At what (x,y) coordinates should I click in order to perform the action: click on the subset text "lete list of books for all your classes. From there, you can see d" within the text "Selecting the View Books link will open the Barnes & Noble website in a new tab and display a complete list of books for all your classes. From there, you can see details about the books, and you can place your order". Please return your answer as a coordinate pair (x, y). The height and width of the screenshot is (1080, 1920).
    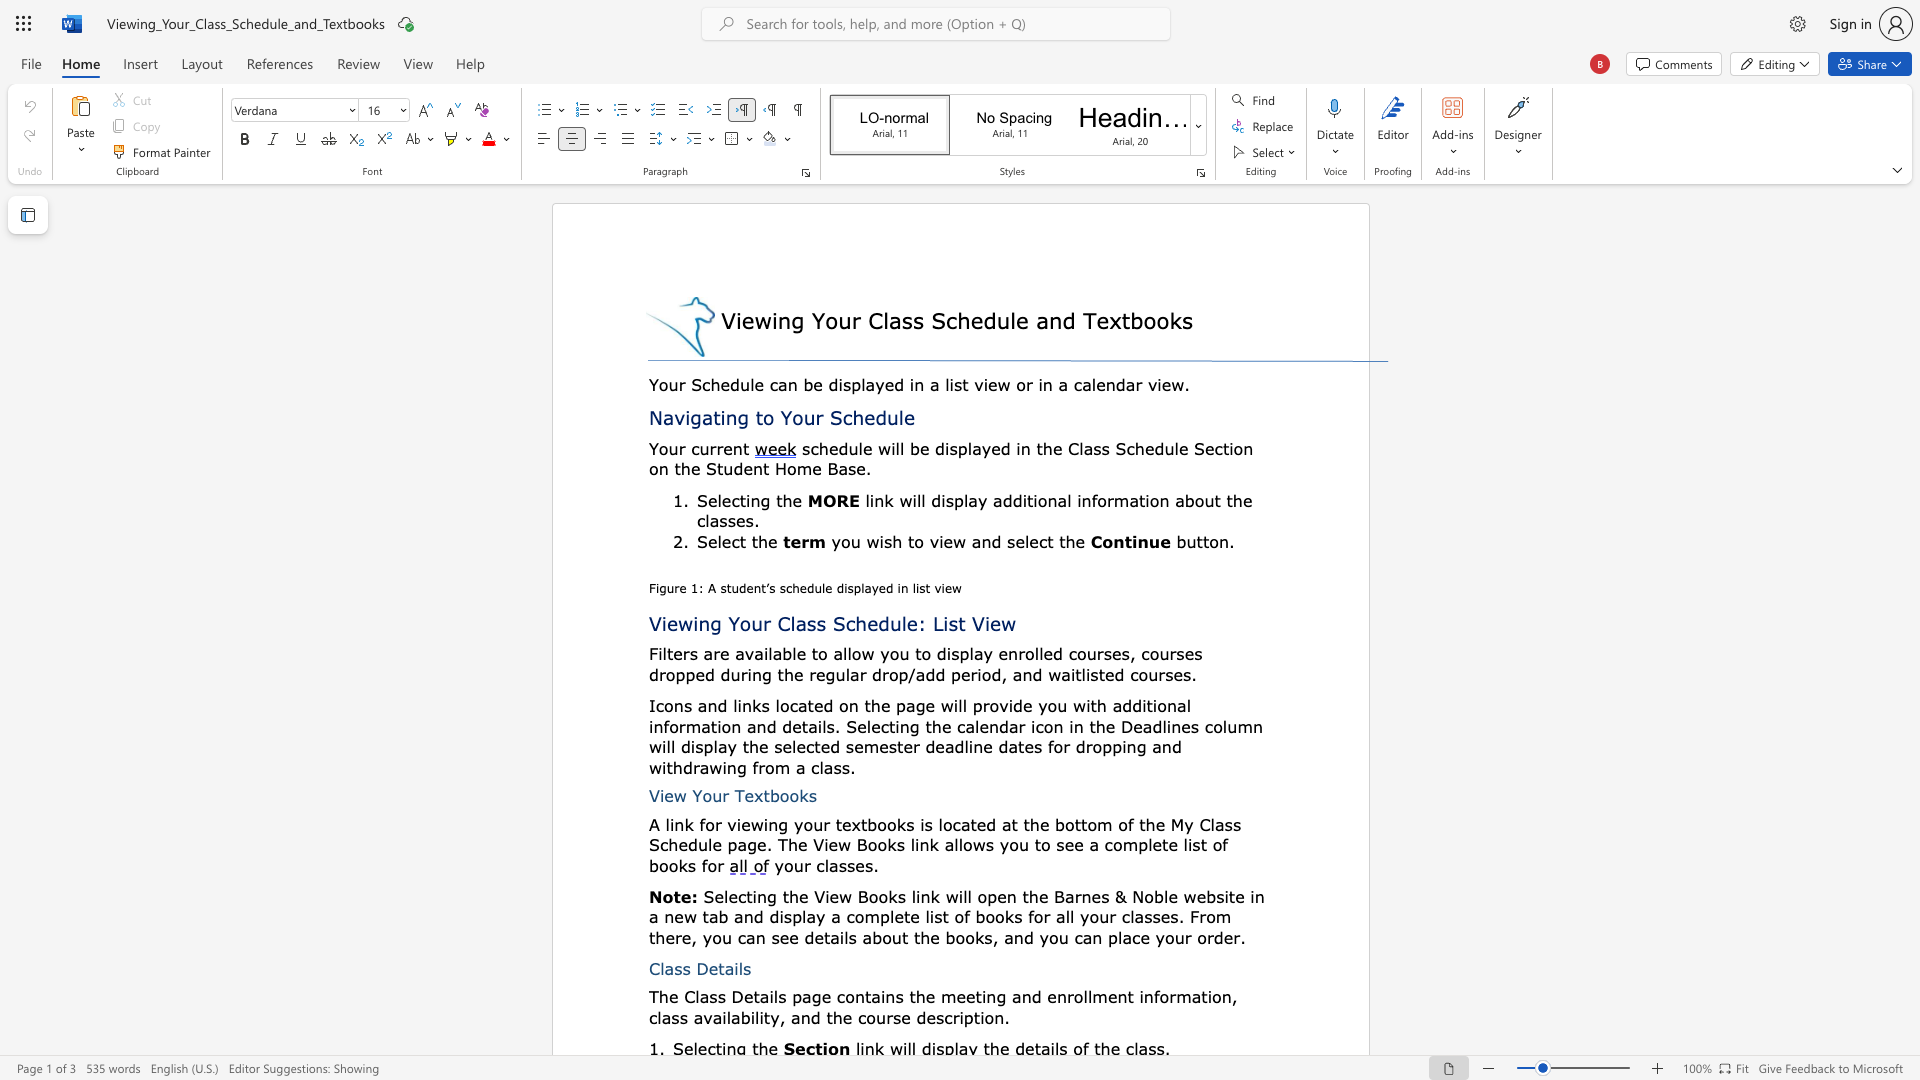
    Looking at the image, I should click on (888, 916).